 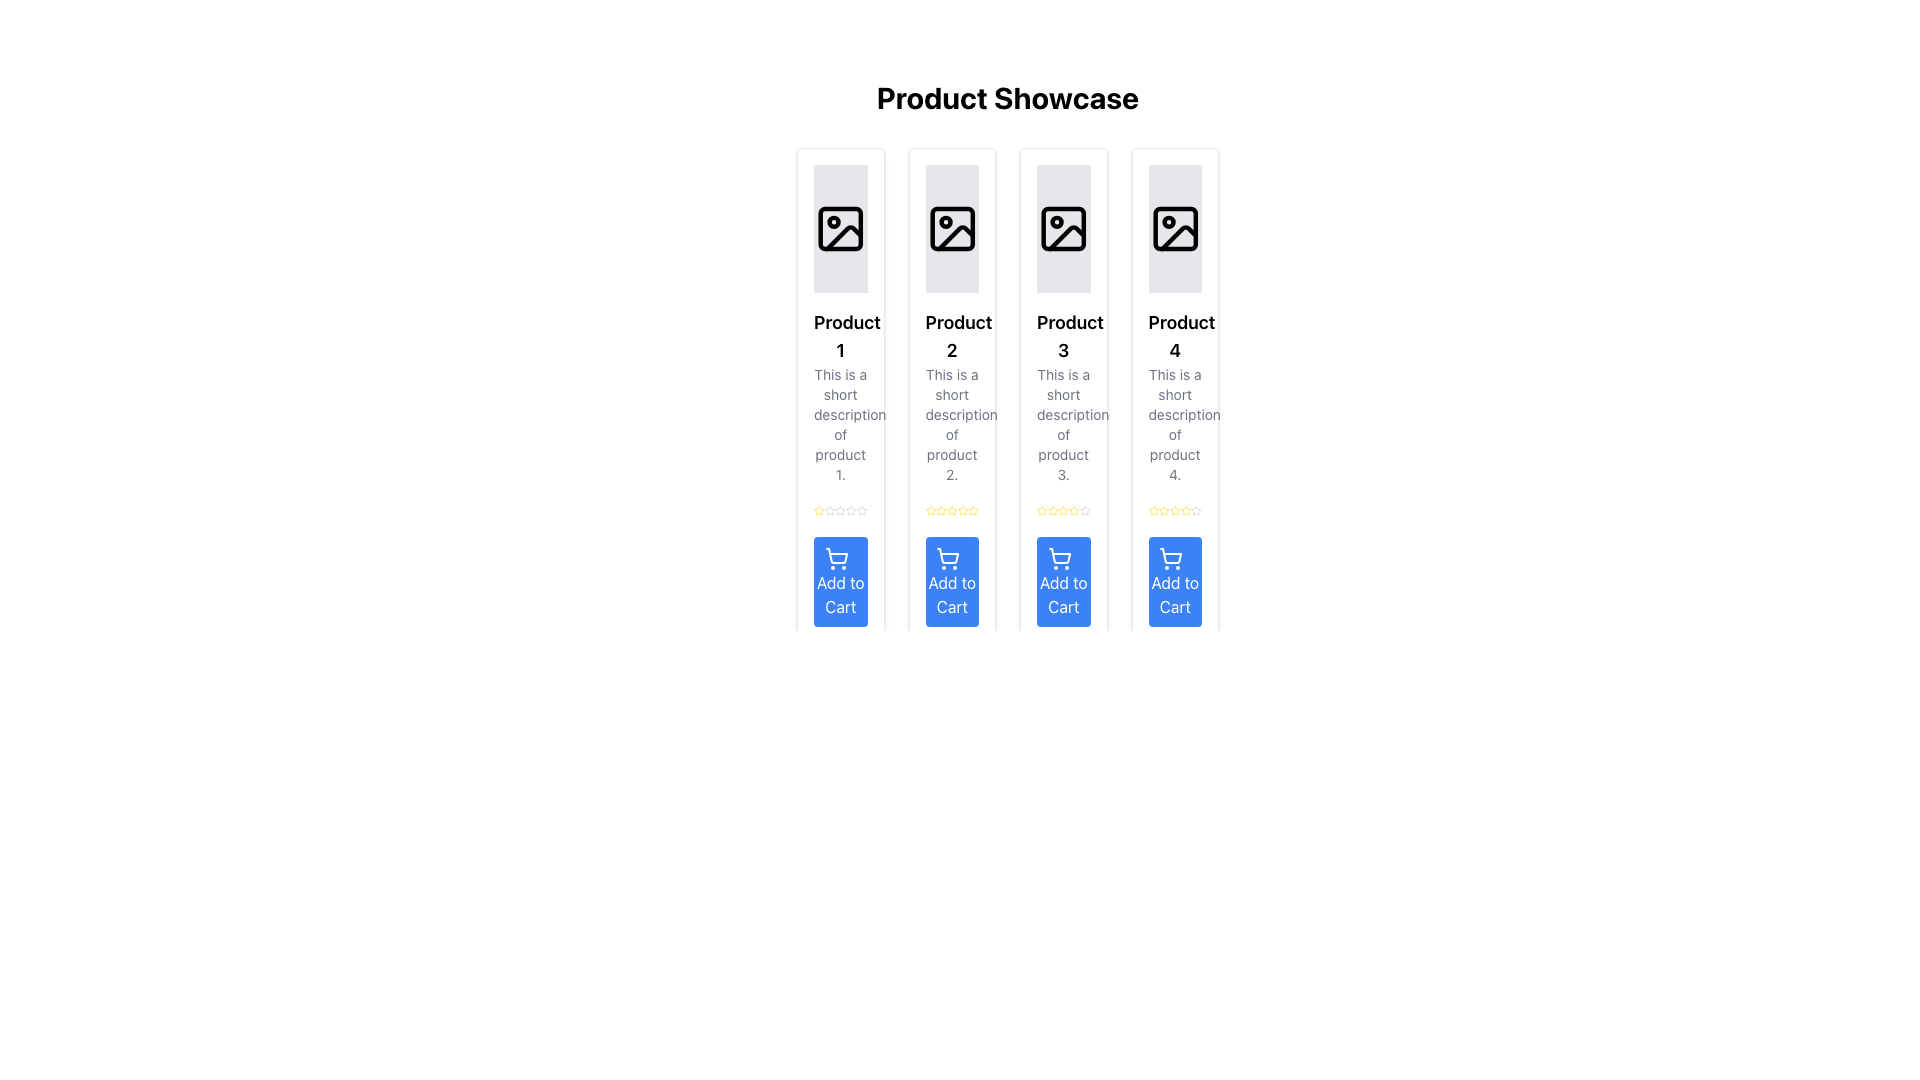 I want to click on the third star icon in the rating system under 'Product 3', which serves as a visual representation of a rating mechanism, so click(x=1052, y=509).